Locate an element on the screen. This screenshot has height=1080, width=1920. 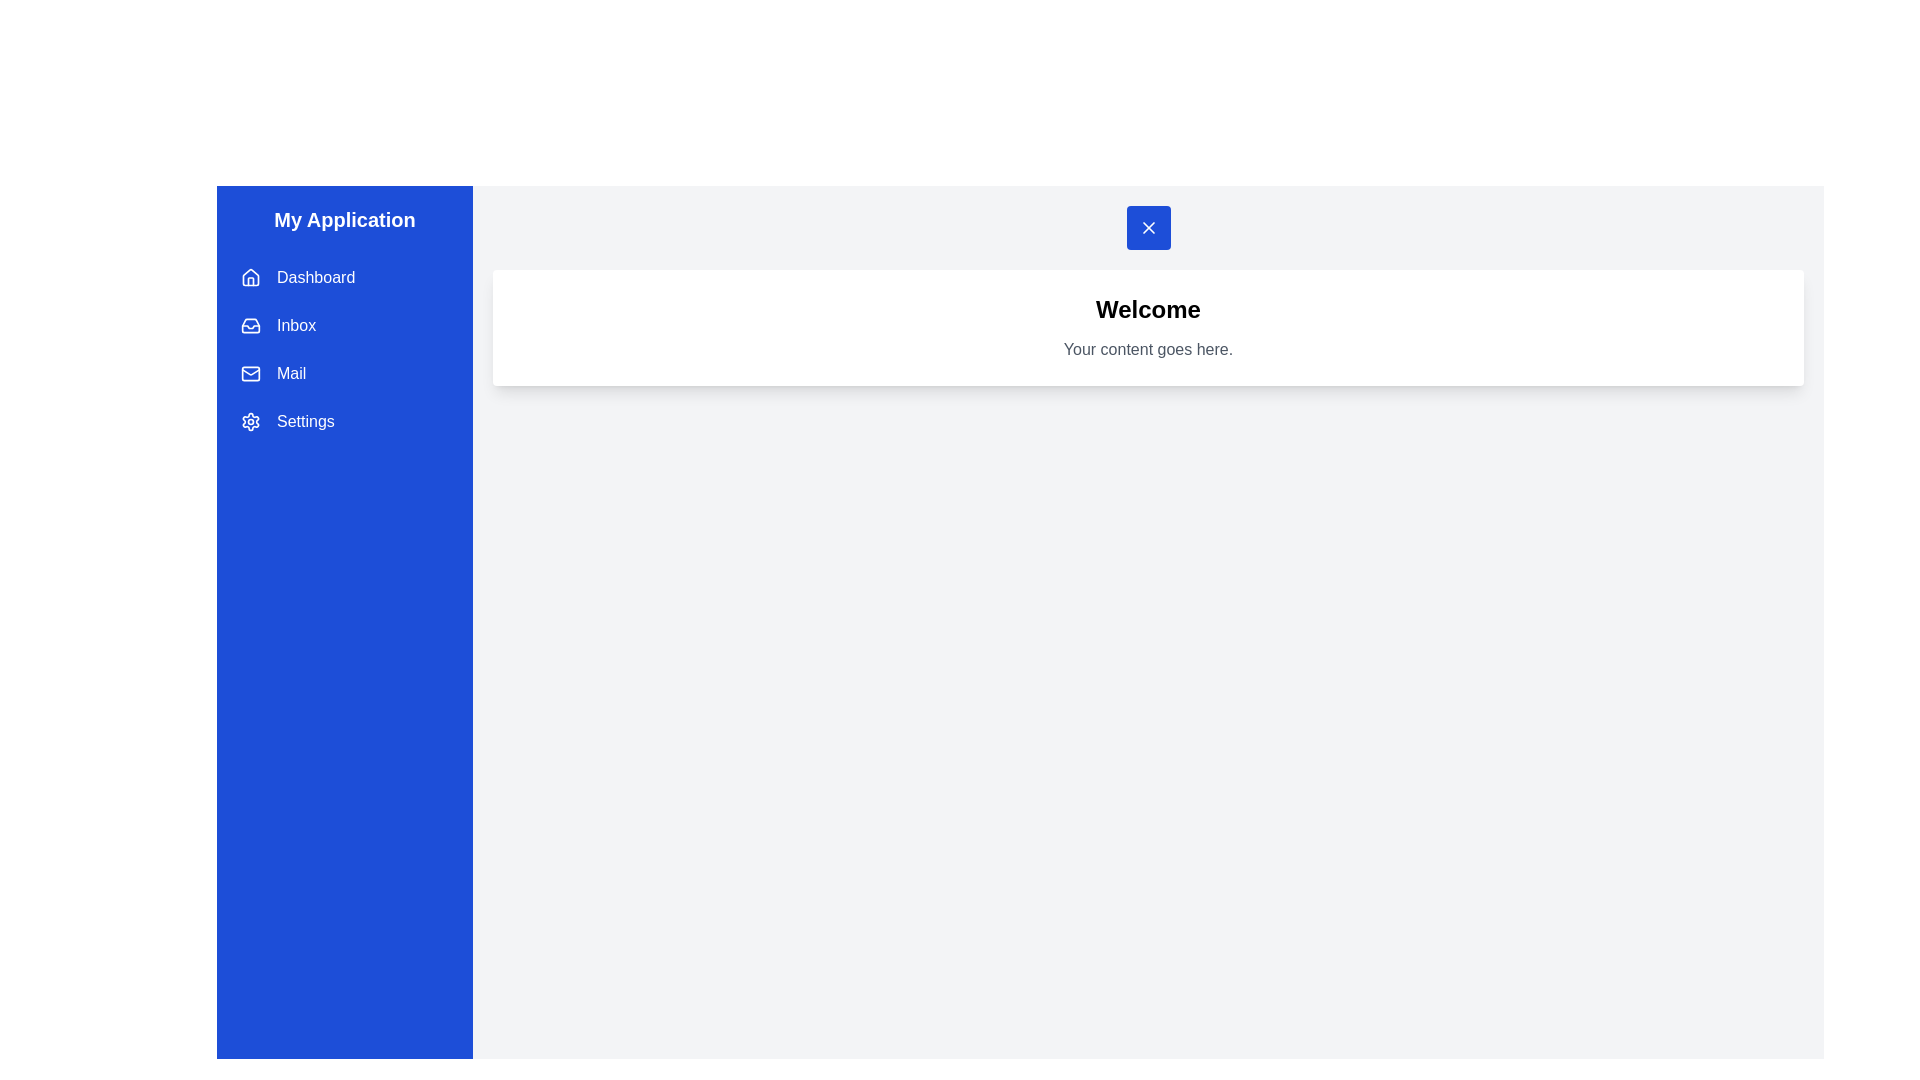
the drawer menu item labeled Inbox is located at coordinates (345, 325).